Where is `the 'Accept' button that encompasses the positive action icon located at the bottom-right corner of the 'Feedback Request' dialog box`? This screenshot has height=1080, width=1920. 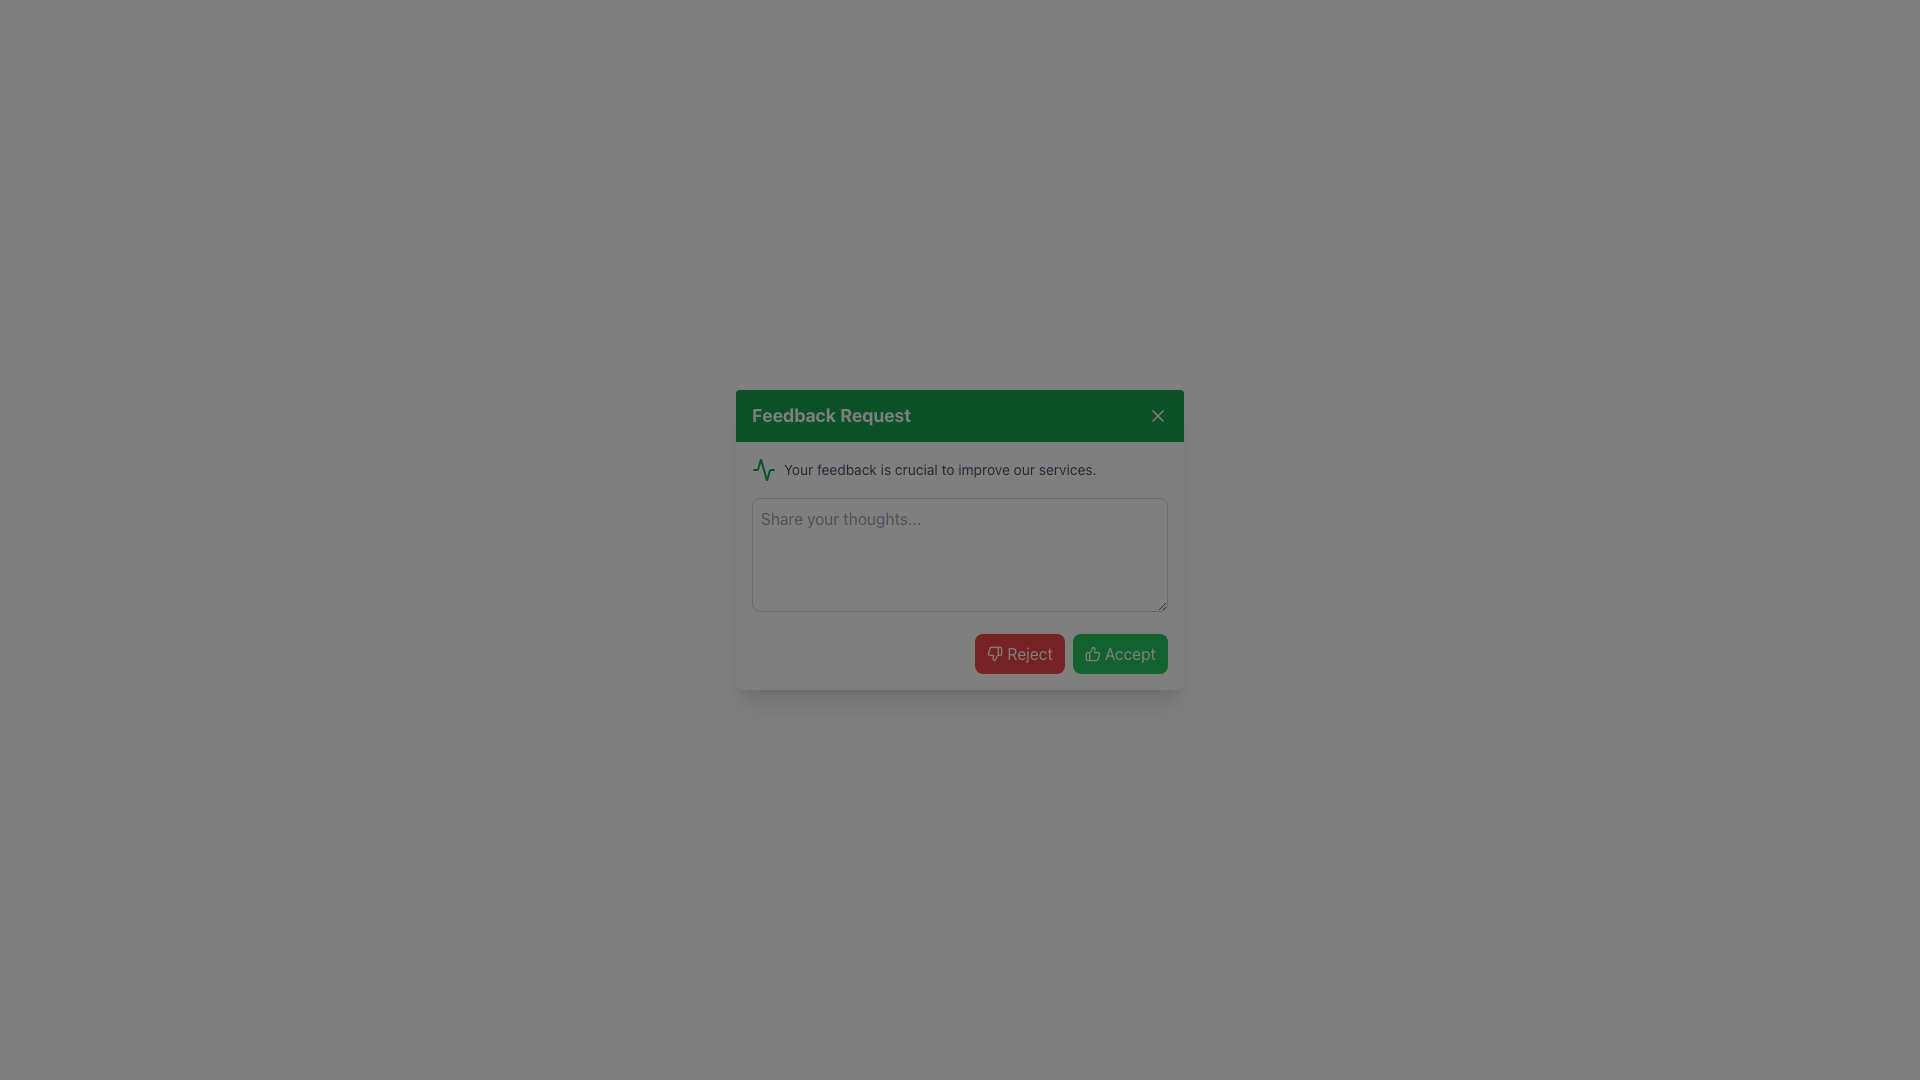
the 'Accept' button that encompasses the positive action icon located at the bottom-right corner of the 'Feedback Request' dialog box is located at coordinates (1091, 654).